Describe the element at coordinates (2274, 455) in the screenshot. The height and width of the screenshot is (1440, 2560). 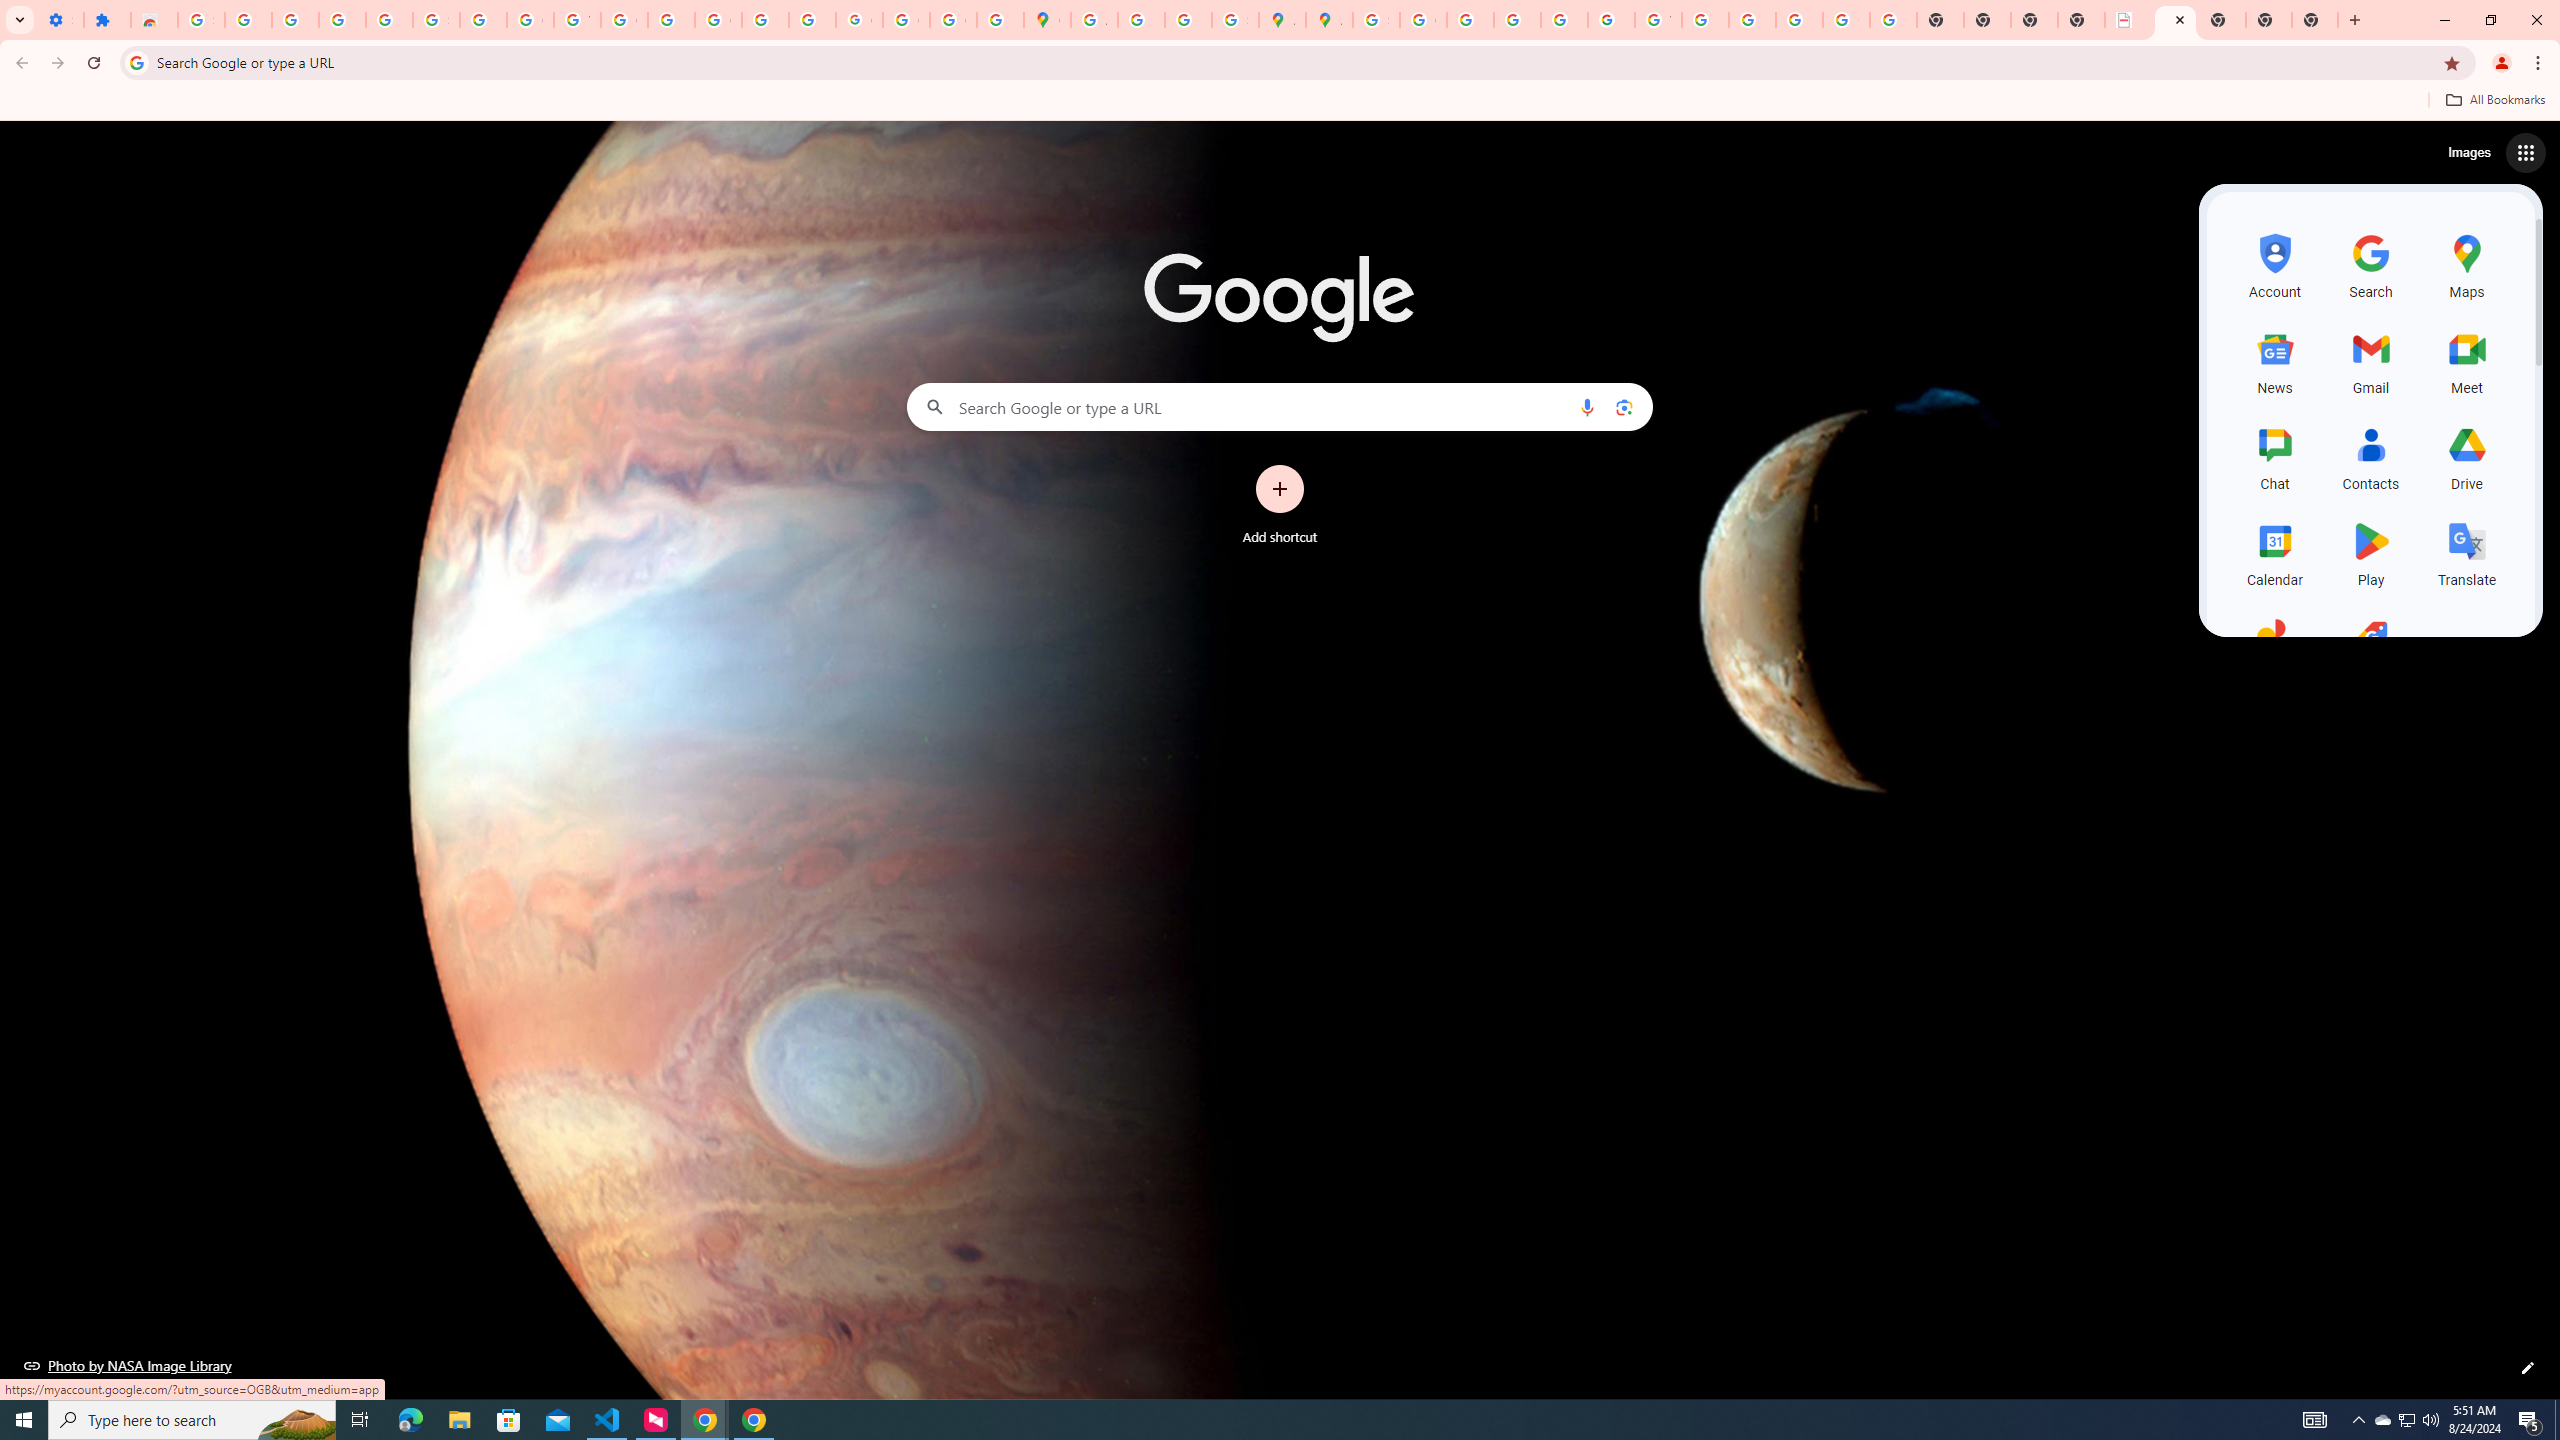
I see `'Chat, row 3 of 5 and column 1 of 3 in the first section'` at that location.